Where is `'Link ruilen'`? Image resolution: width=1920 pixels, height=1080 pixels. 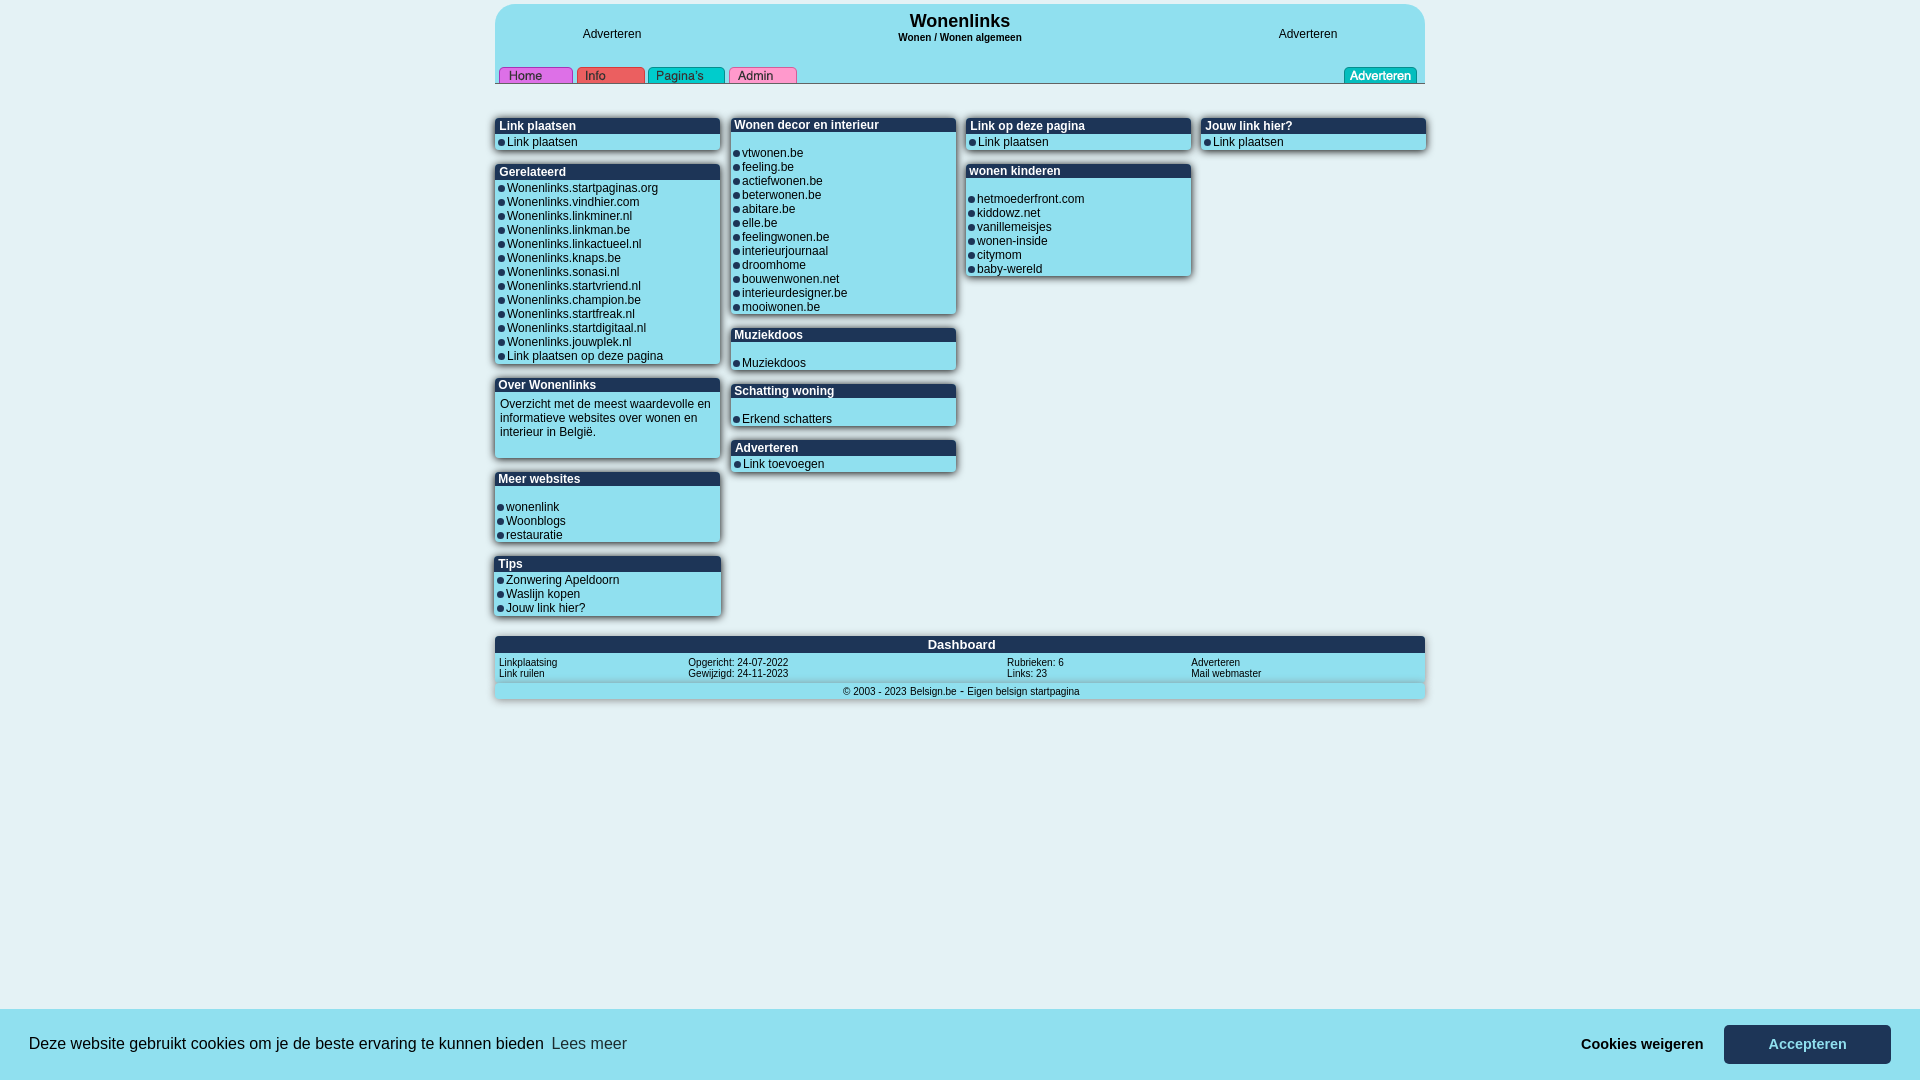 'Link ruilen' is located at coordinates (522, 672).